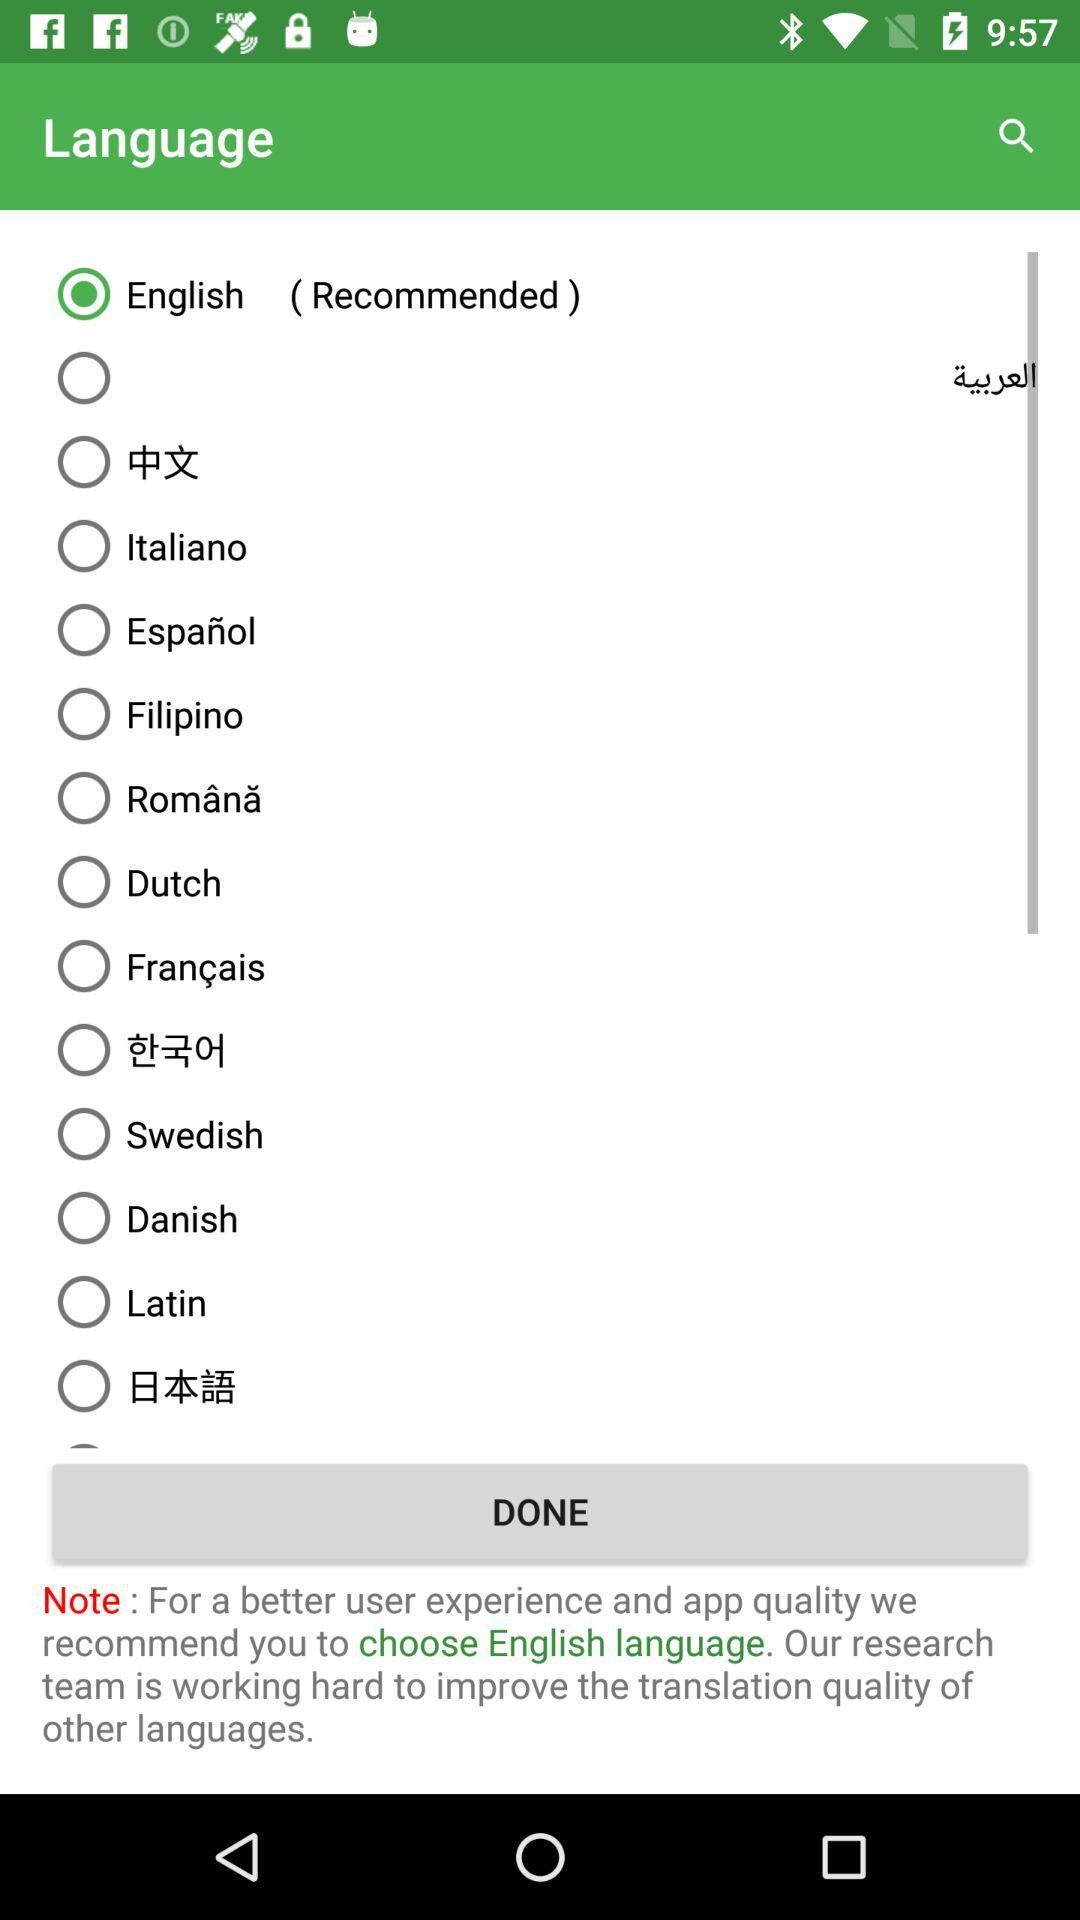 The height and width of the screenshot is (1920, 1080). What do you see at coordinates (540, 378) in the screenshot?
I see `the icon below english     ( recommended ) item` at bounding box center [540, 378].